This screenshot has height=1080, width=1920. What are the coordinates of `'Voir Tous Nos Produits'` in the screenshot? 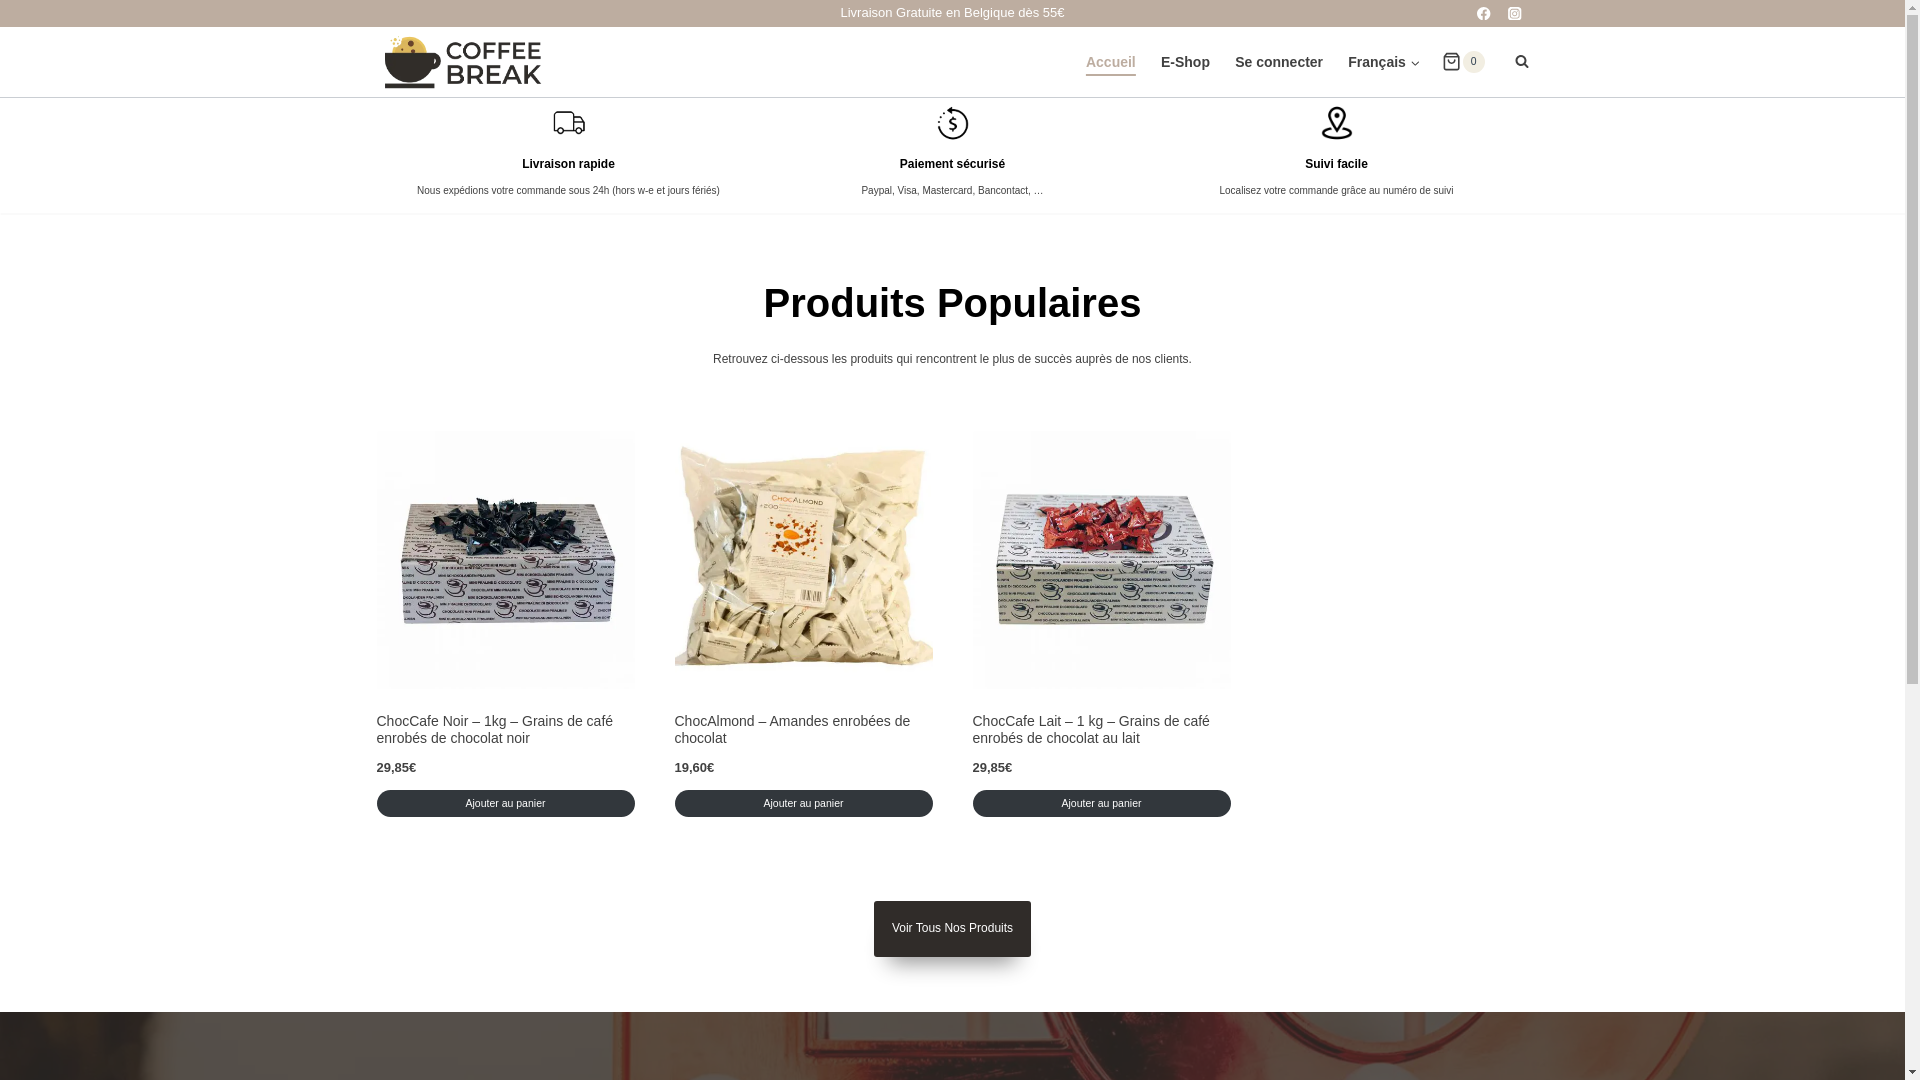 It's located at (951, 928).